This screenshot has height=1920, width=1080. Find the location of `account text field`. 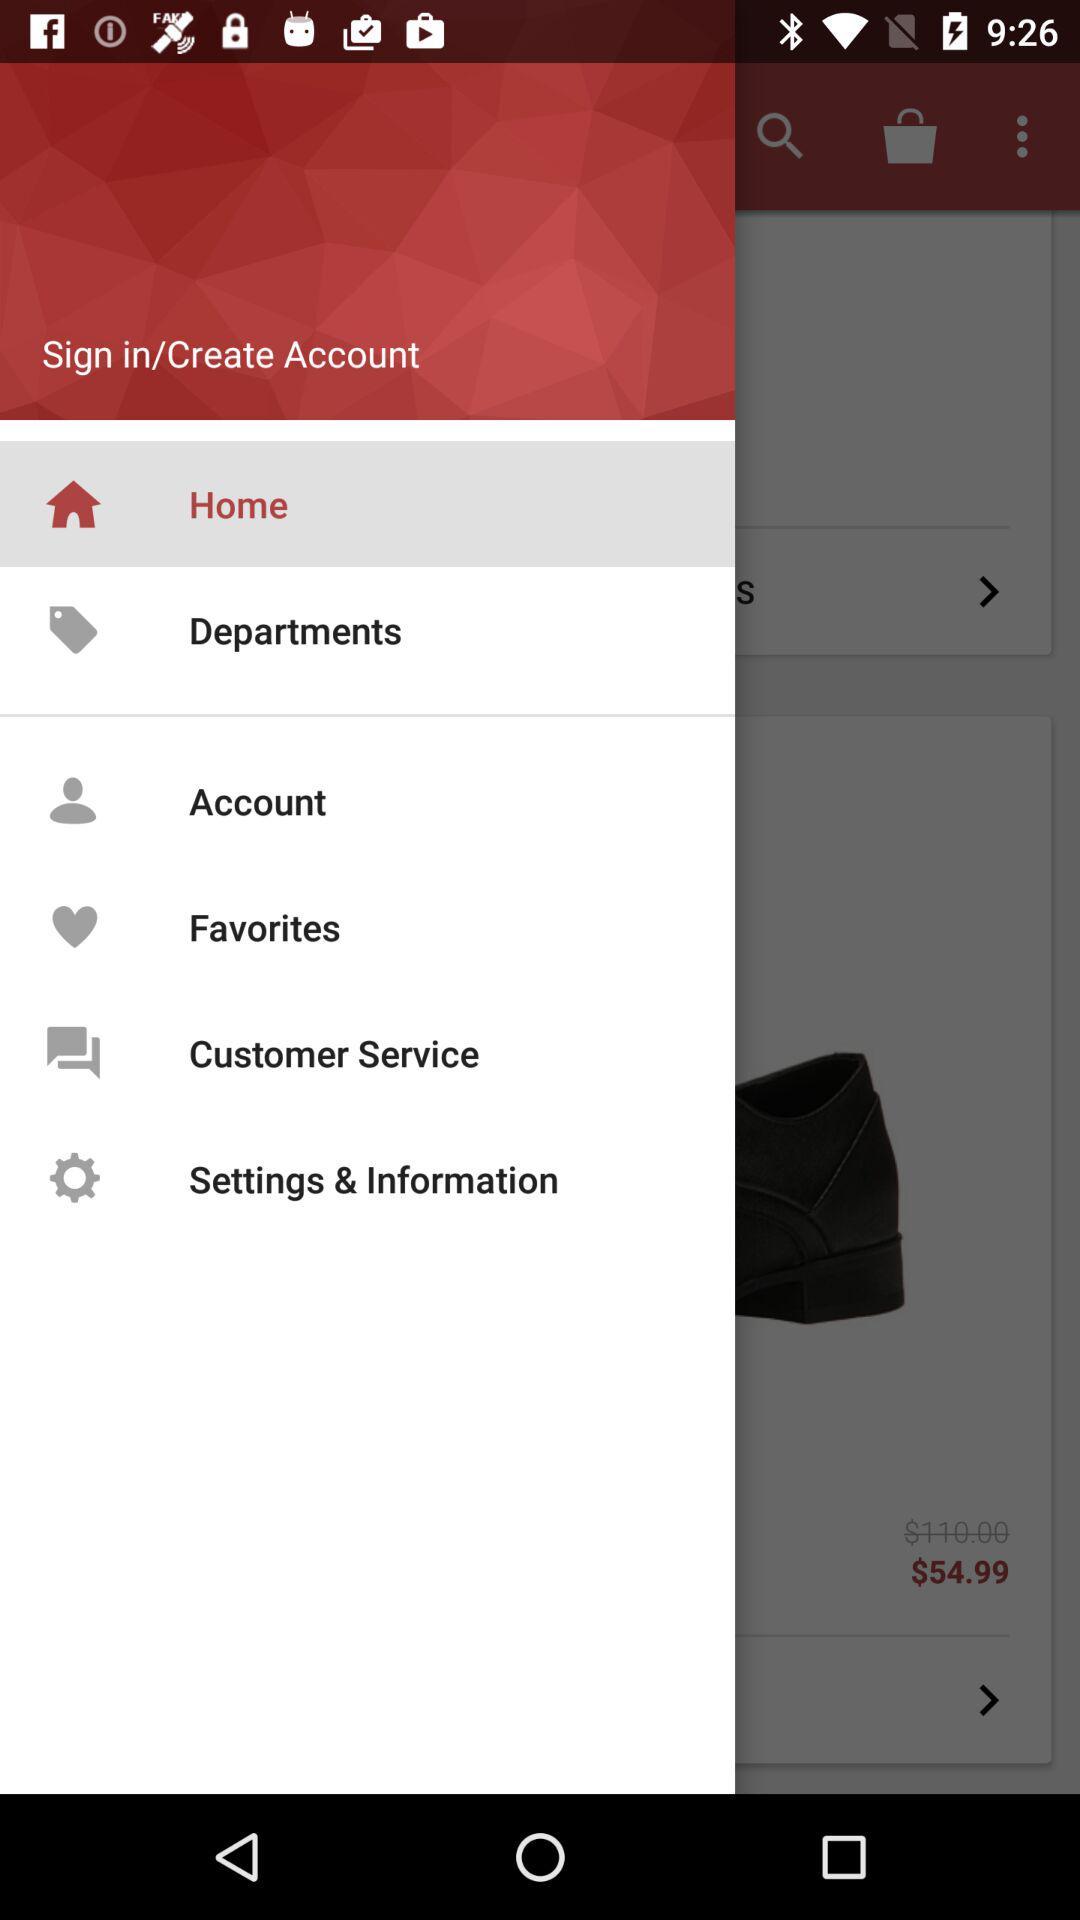

account text field is located at coordinates (321, 789).